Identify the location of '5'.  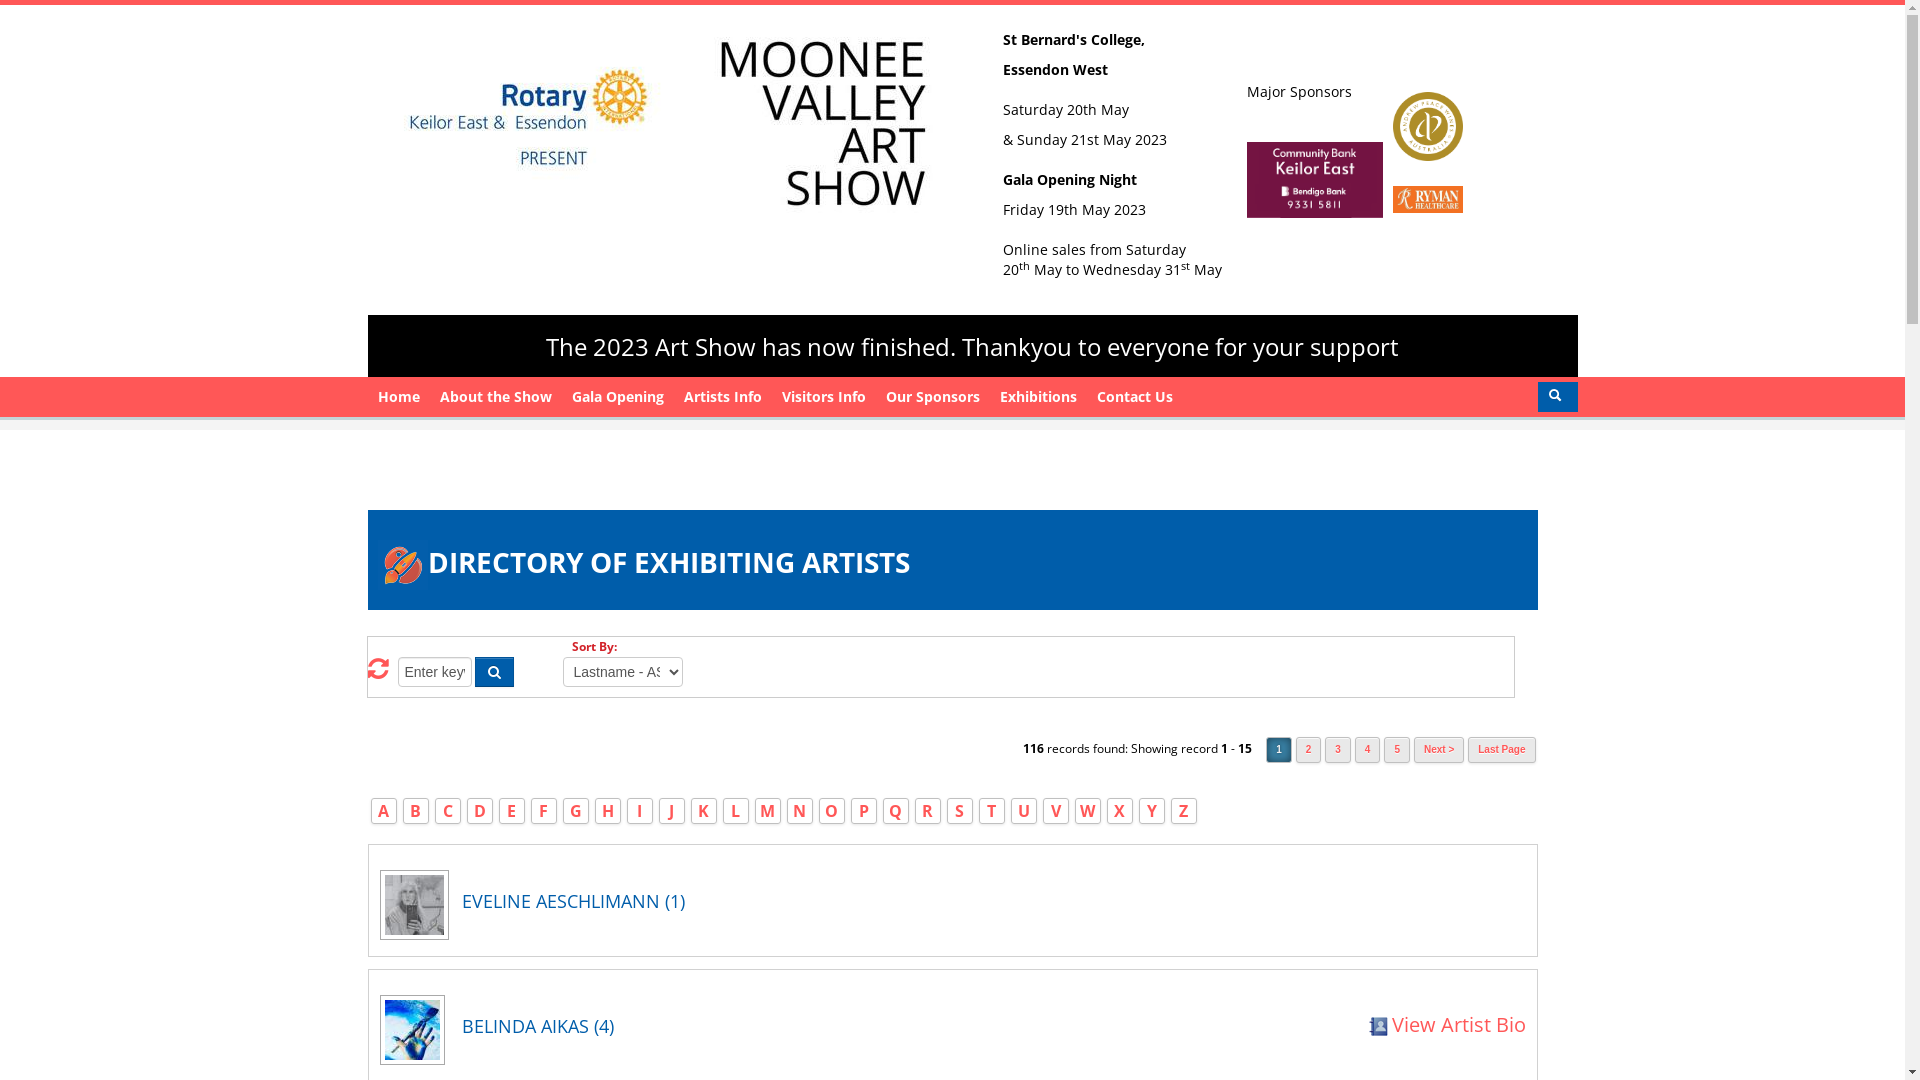
(1395, 749).